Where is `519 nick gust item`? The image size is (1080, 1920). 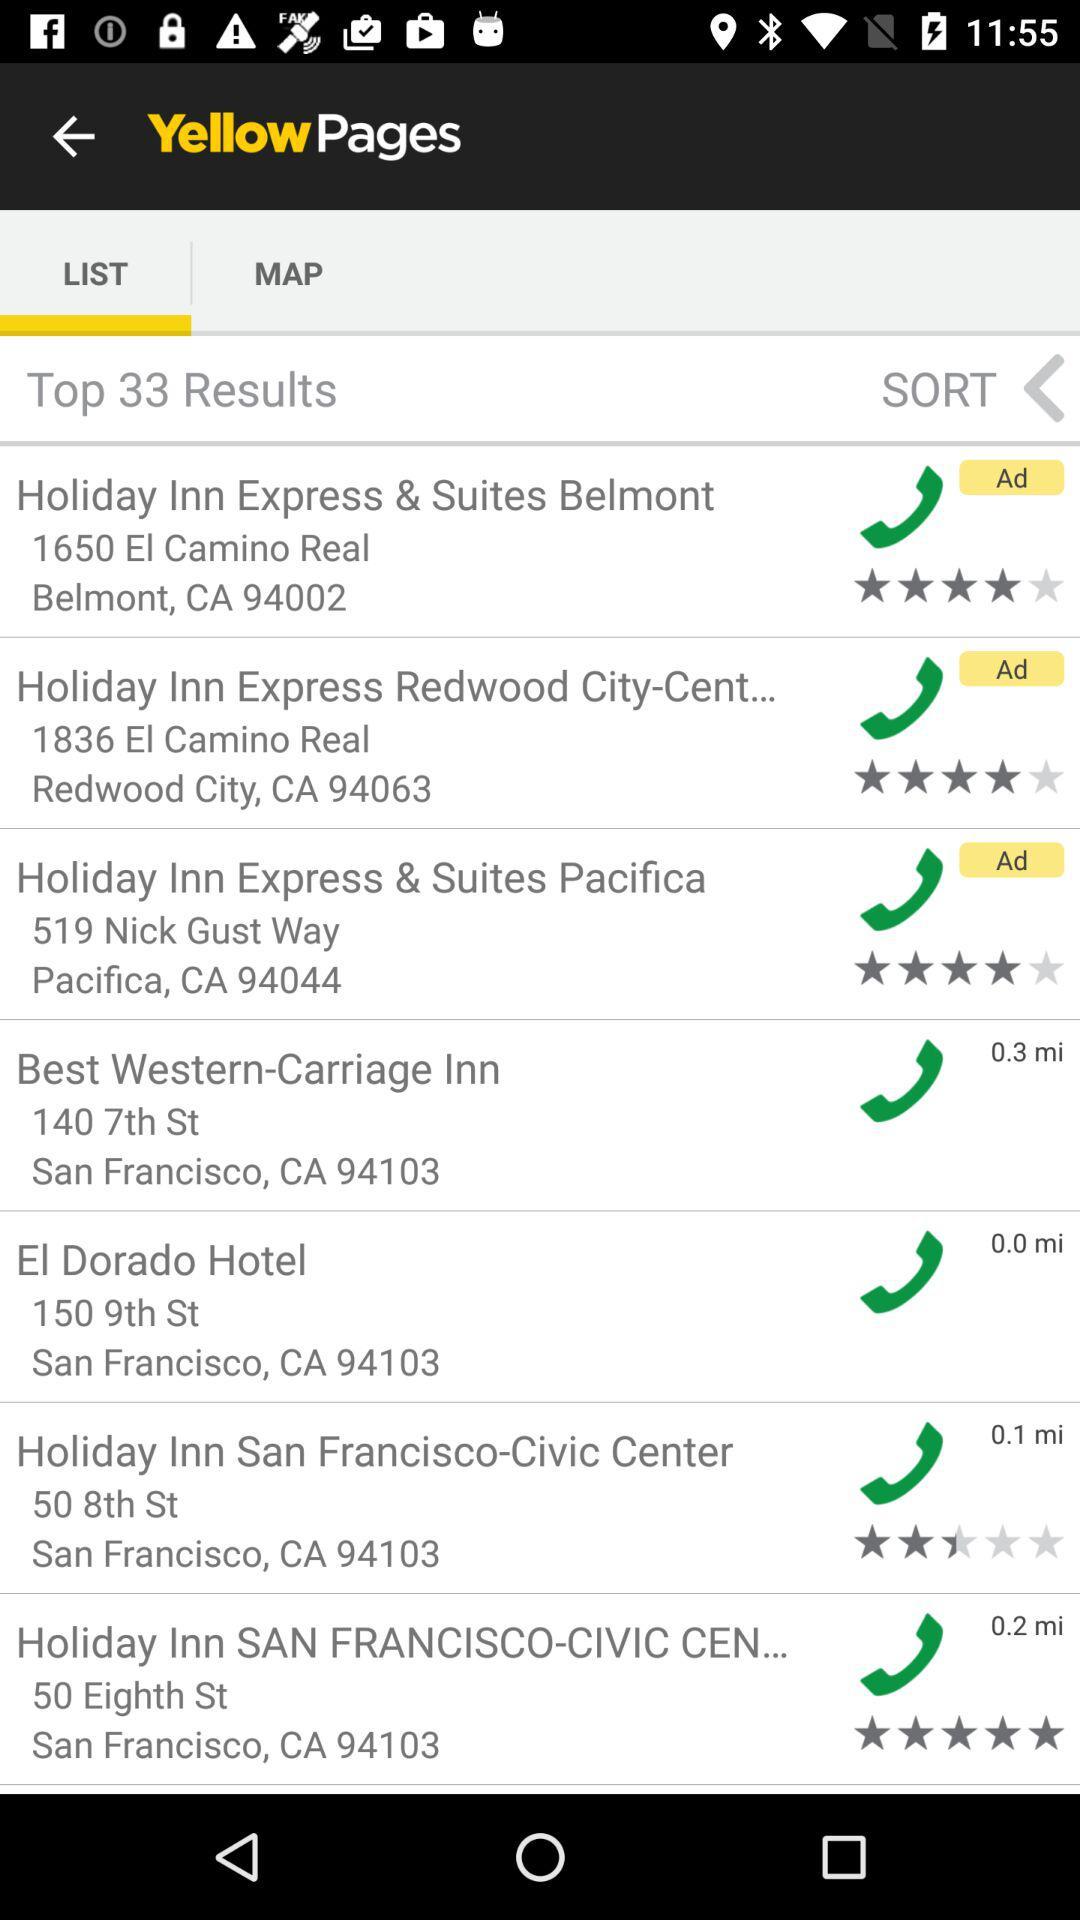
519 nick gust item is located at coordinates (427, 928).